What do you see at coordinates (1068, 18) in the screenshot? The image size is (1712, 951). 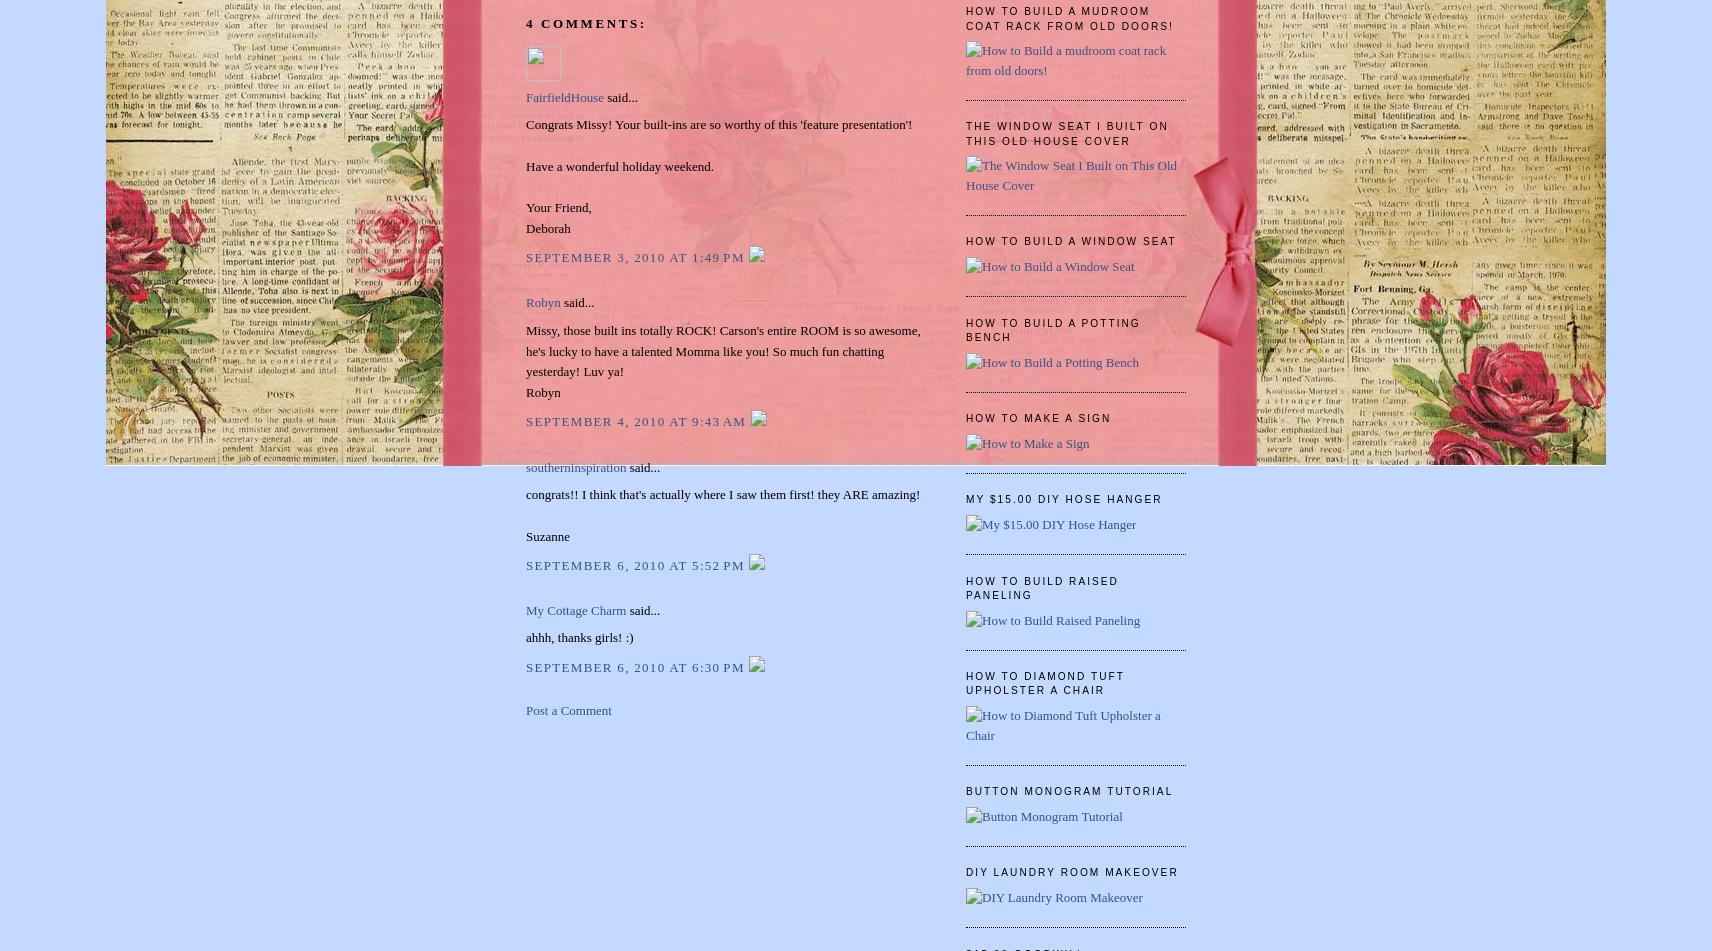 I see `'How to Build a mudroom coat rack from old doors!'` at bounding box center [1068, 18].